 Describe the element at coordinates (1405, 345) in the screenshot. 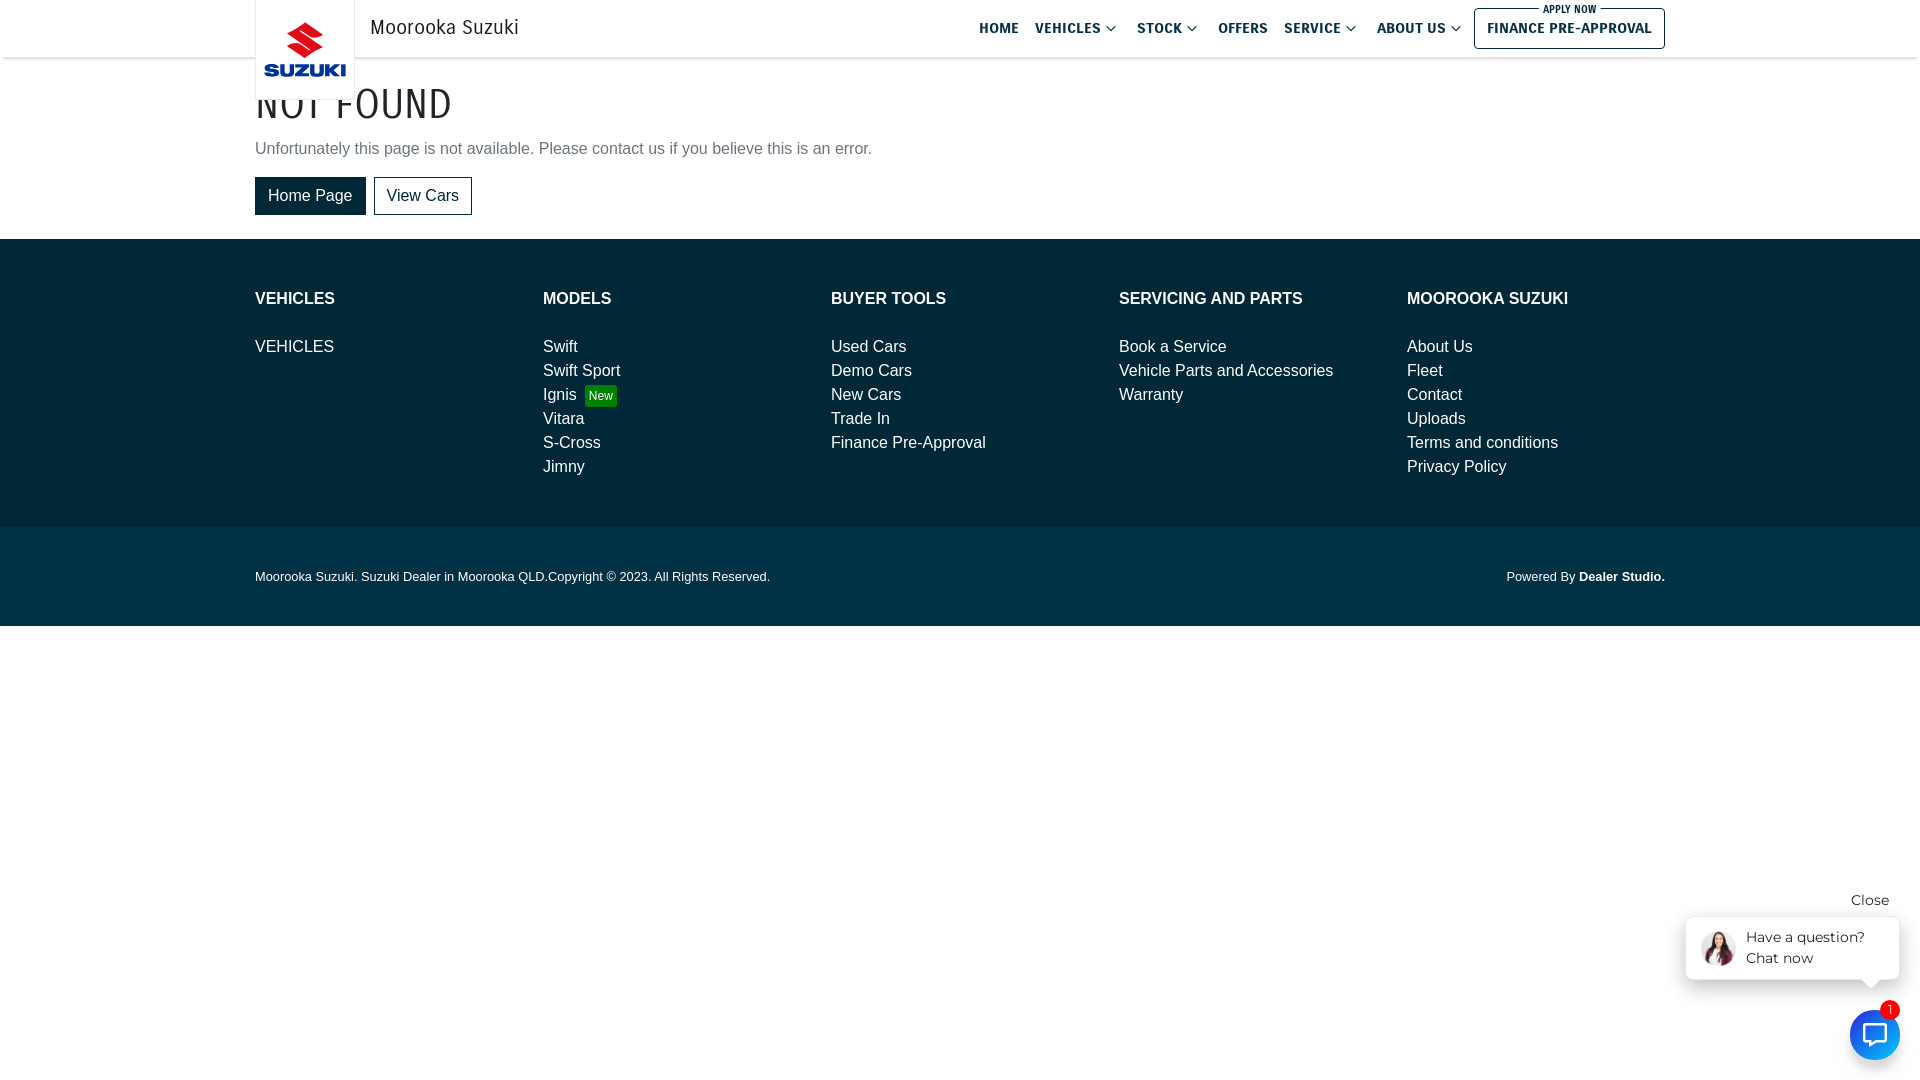

I see `'About Us'` at that location.